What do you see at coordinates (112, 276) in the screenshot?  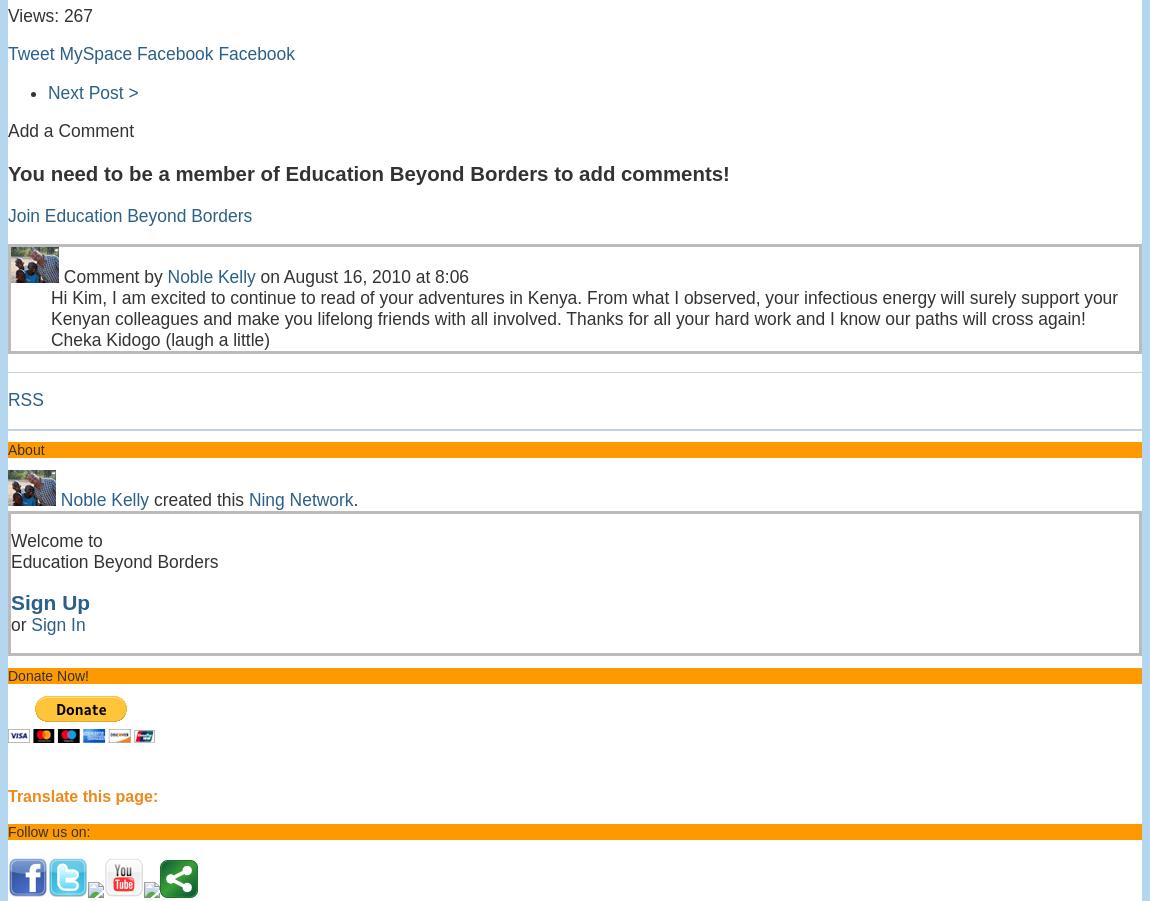 I see `'Comment by'` at bounding box center [112, 276].